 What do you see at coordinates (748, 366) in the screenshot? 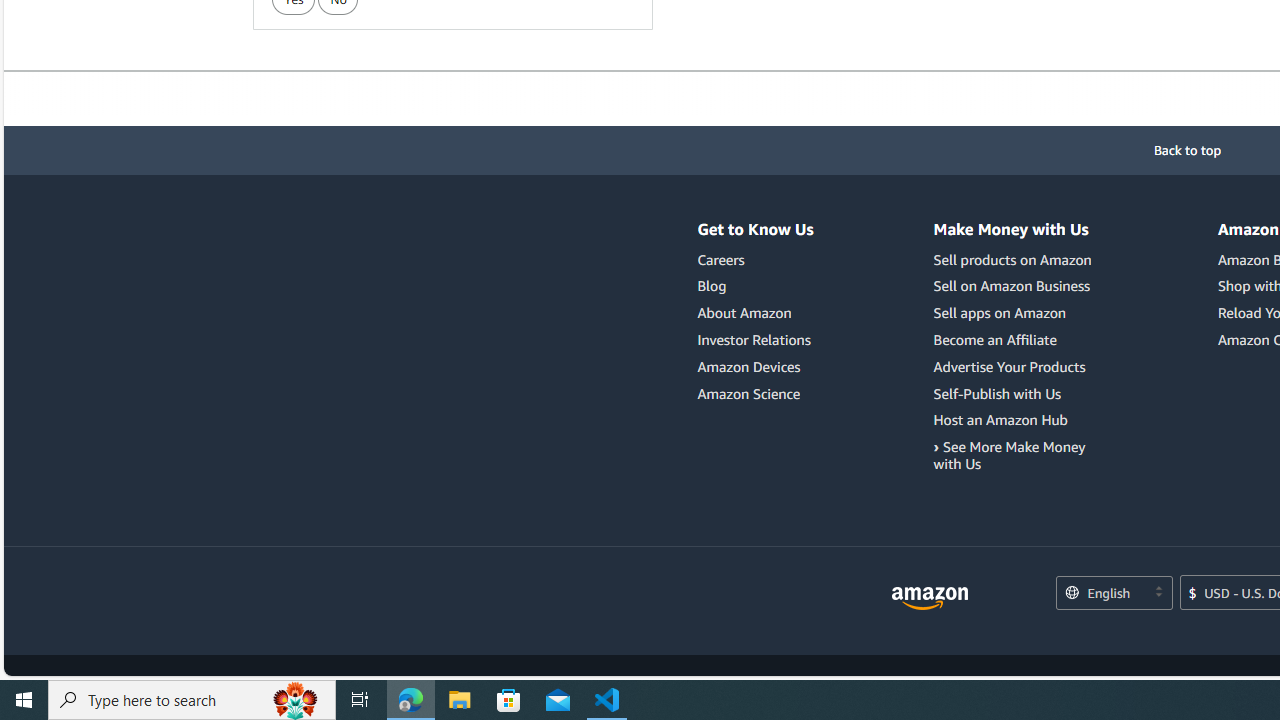
I see `'Amazon Devices'` at bounding box center [748, 366].